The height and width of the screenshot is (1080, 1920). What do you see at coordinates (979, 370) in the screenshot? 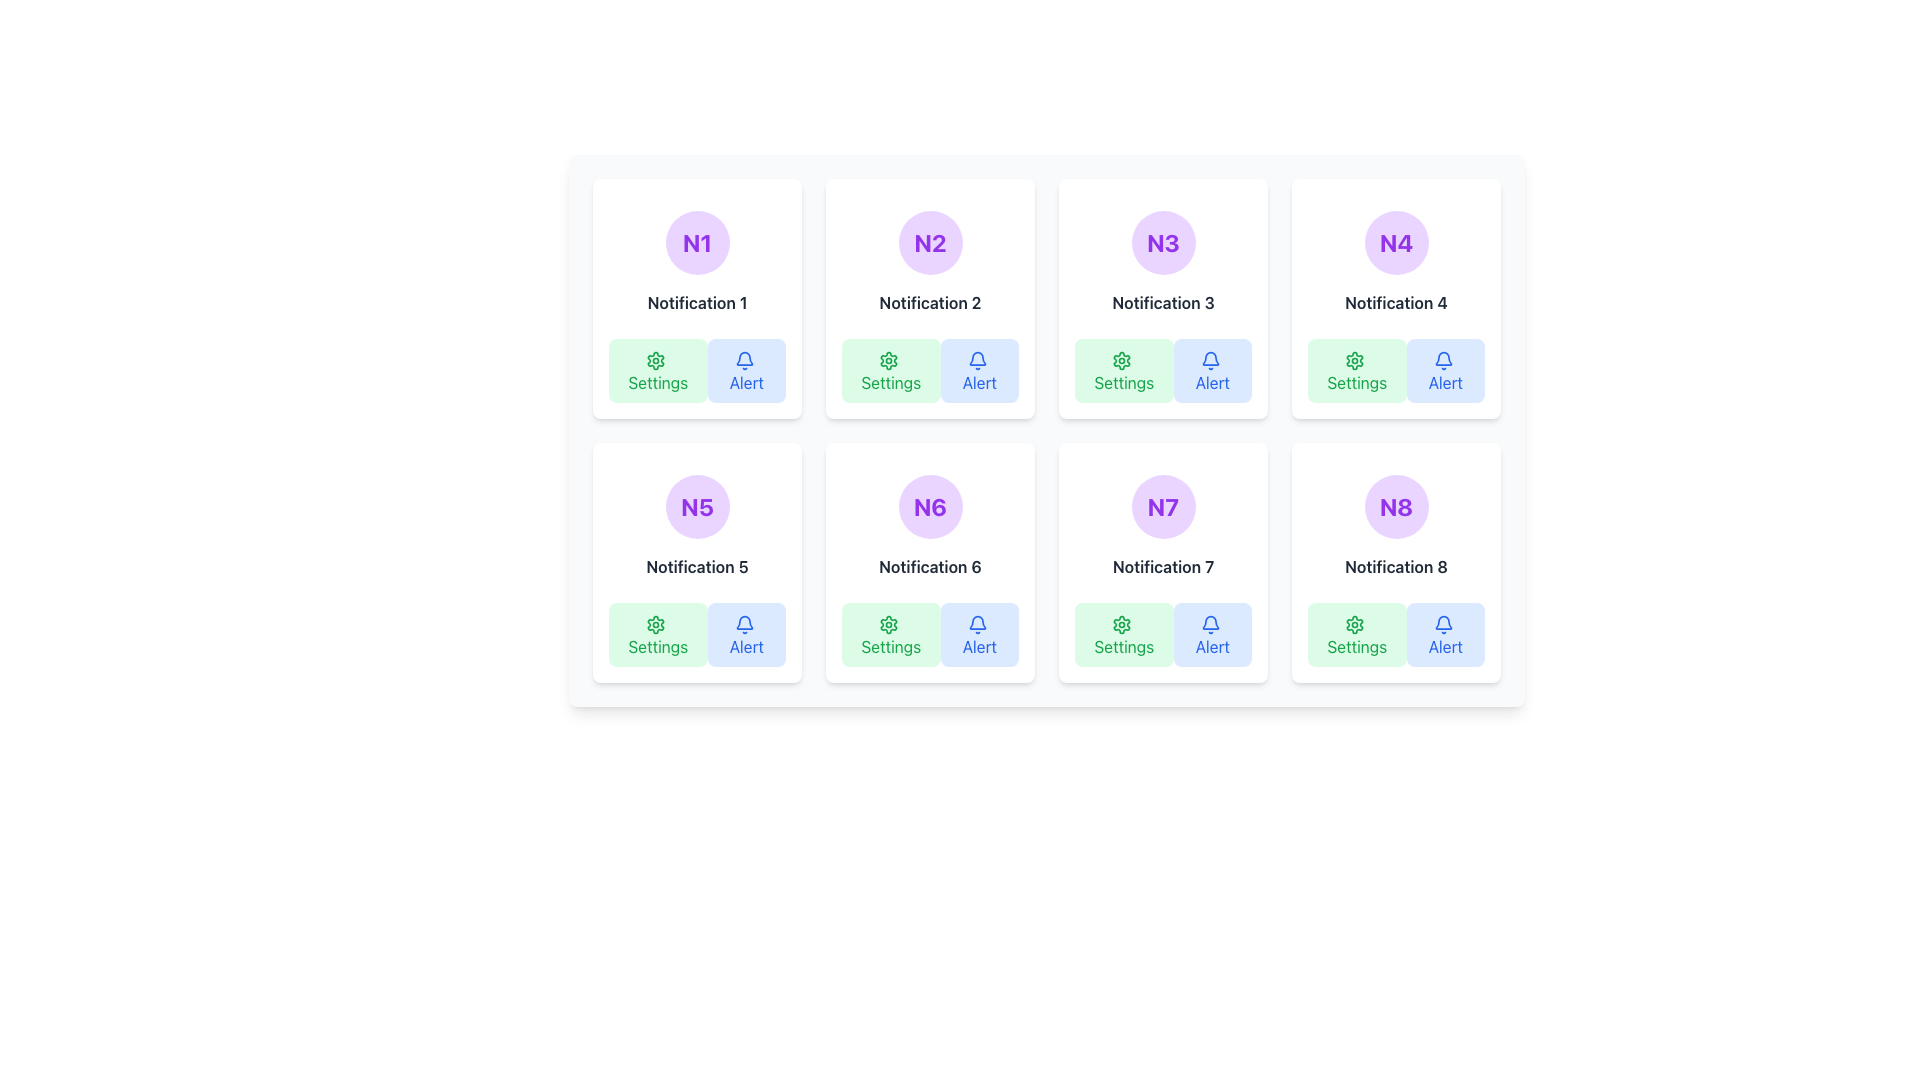
I see `the 'Alert' button with a light blue background and dark blue text, located in the 'Notification 2' card` at bounding box center [979, 370].